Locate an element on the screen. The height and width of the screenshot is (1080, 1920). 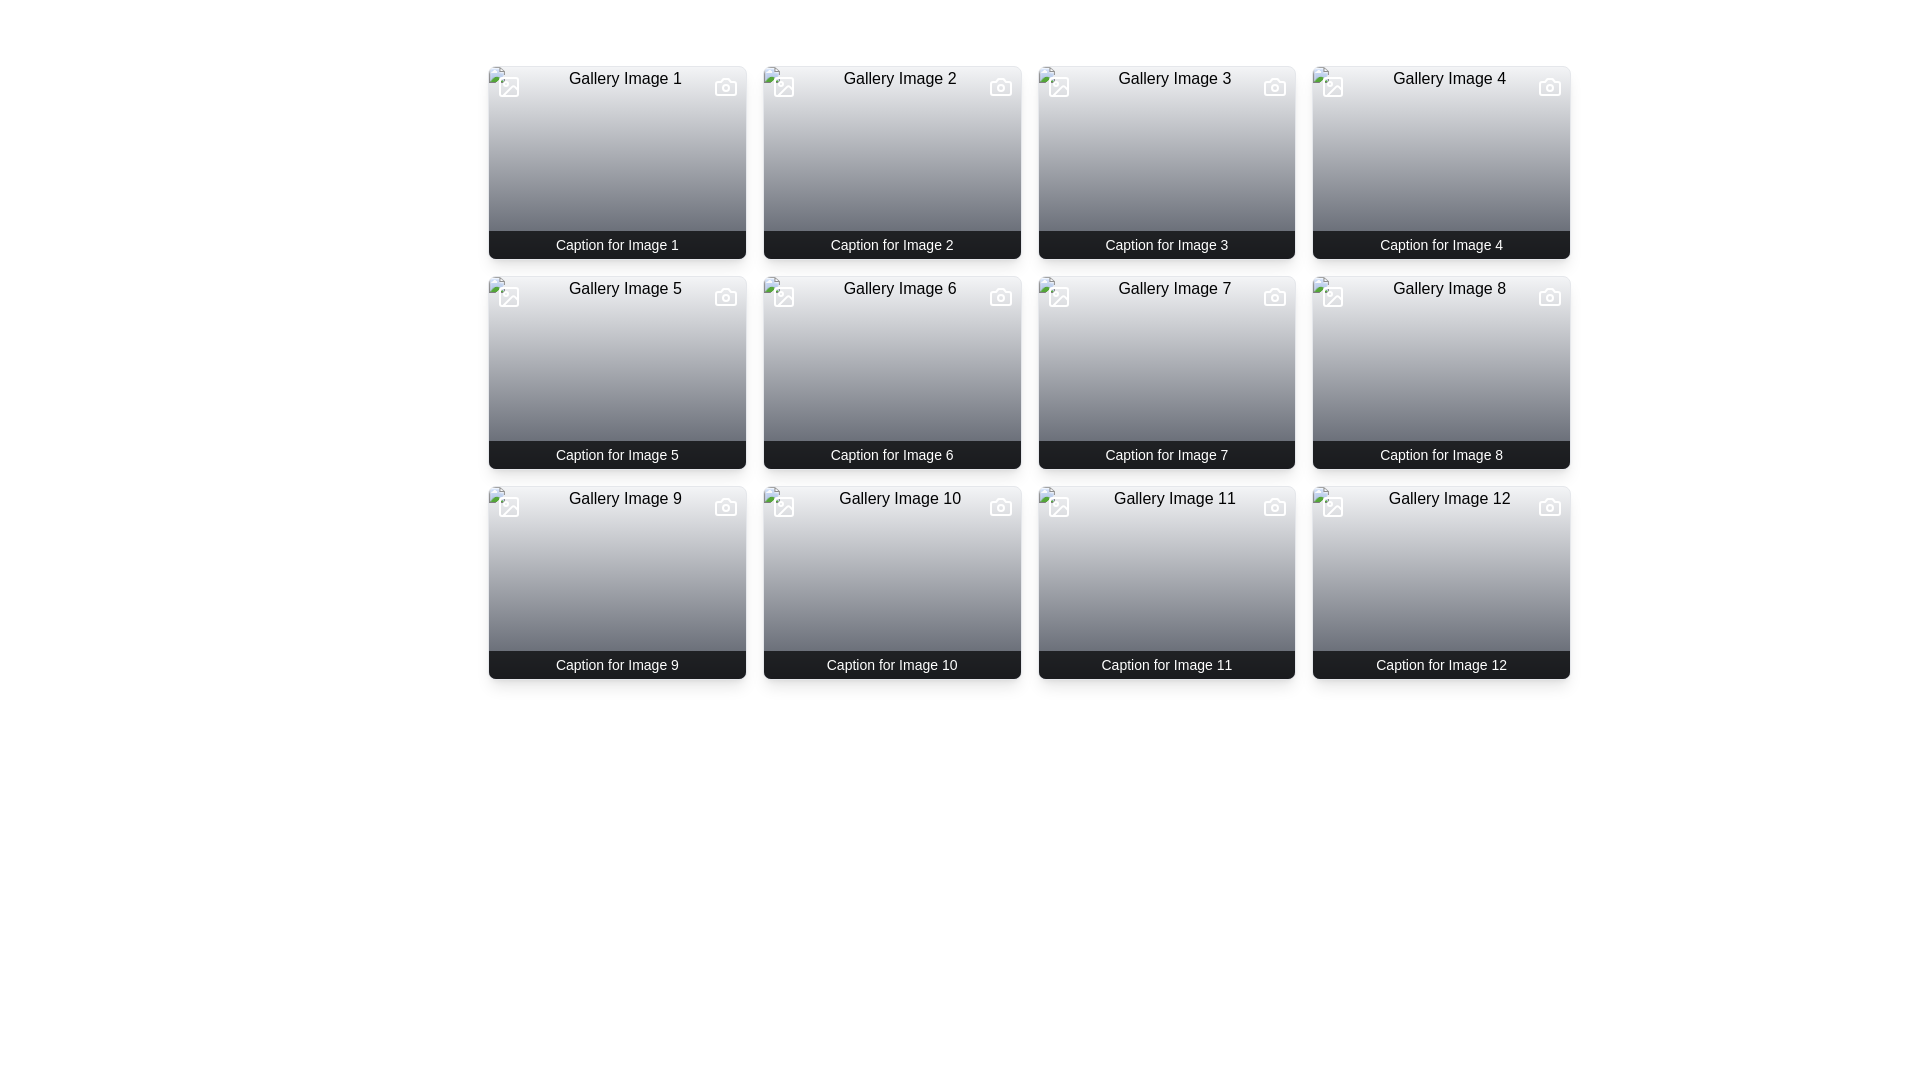
caption text of the text label displaying 'Caption for Image 6', which is located at the bottom of the sixth image card in a 4x3 grid layout is located at coordinates (891, 455).